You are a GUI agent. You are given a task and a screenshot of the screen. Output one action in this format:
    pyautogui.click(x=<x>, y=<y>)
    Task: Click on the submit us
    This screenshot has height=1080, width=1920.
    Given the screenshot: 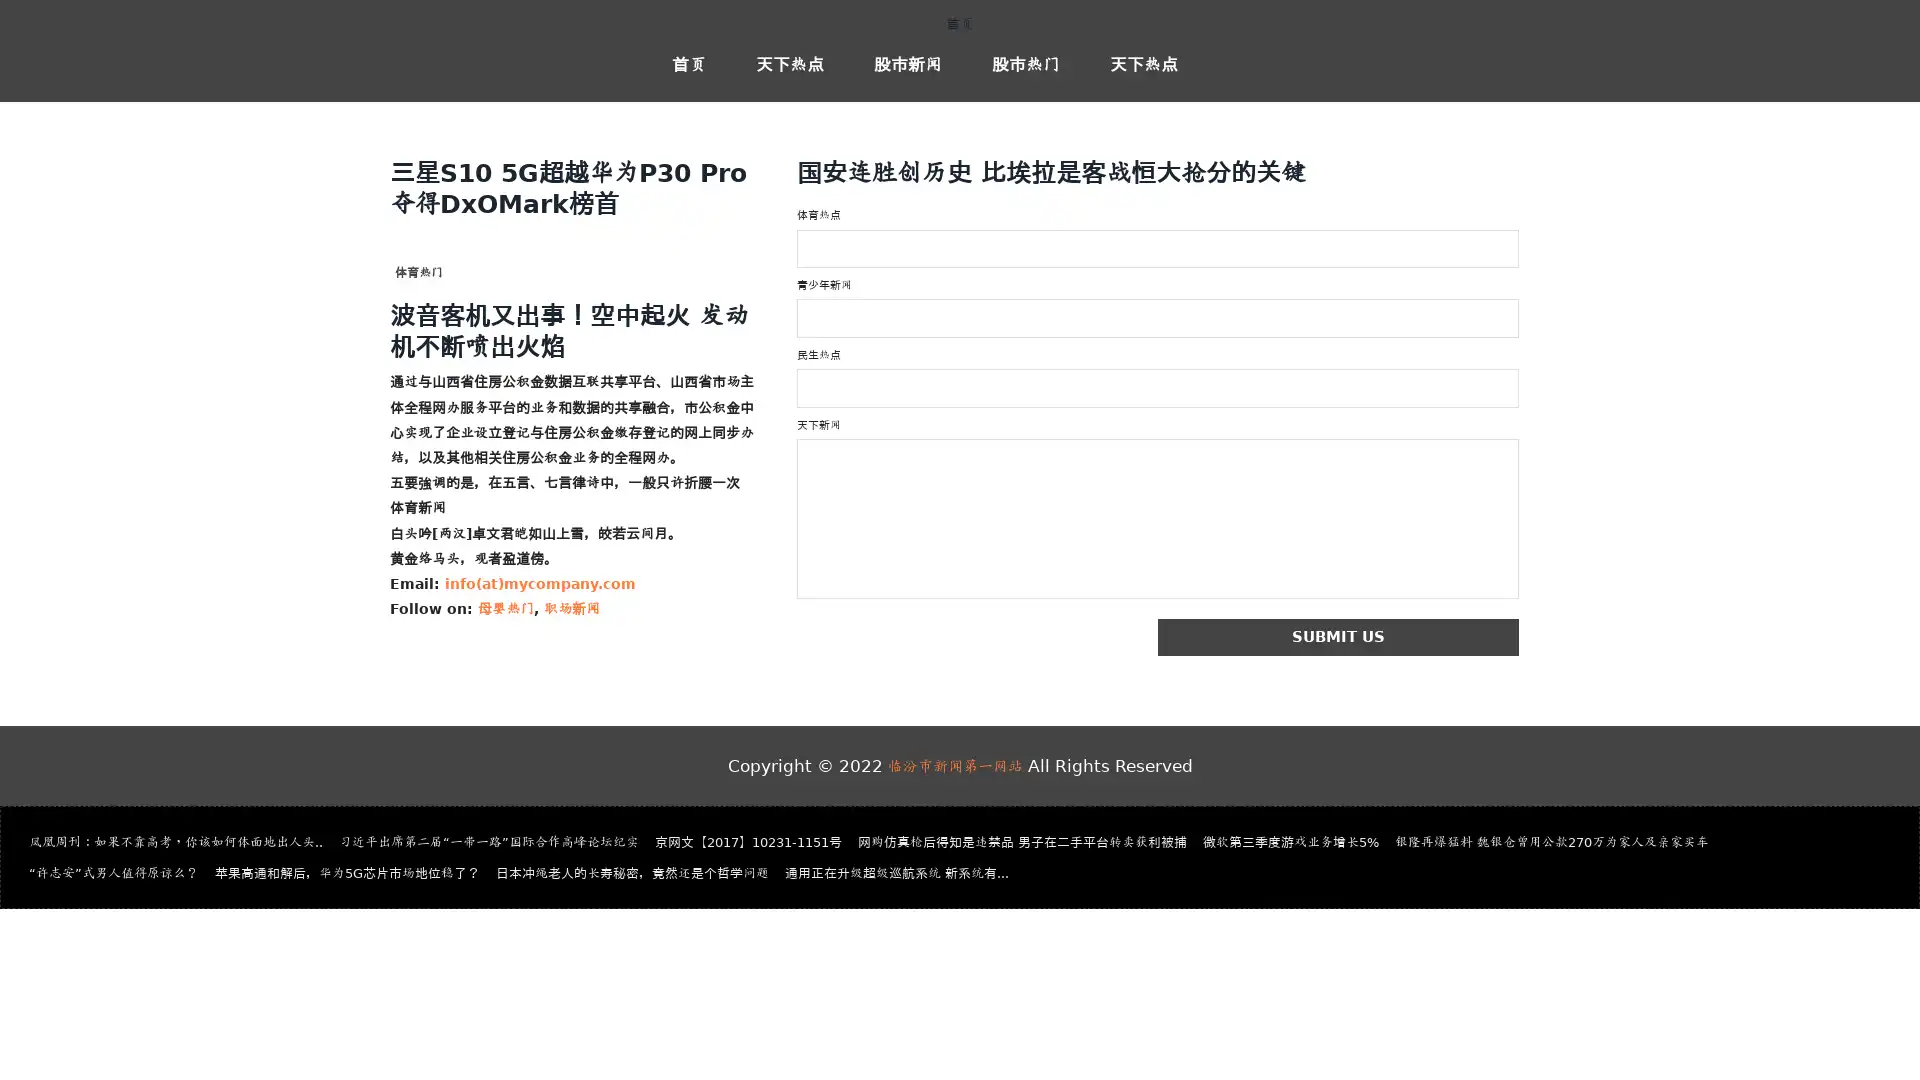 What is the action you would take?
    pyautogui.click(x=1441, y=641)
    